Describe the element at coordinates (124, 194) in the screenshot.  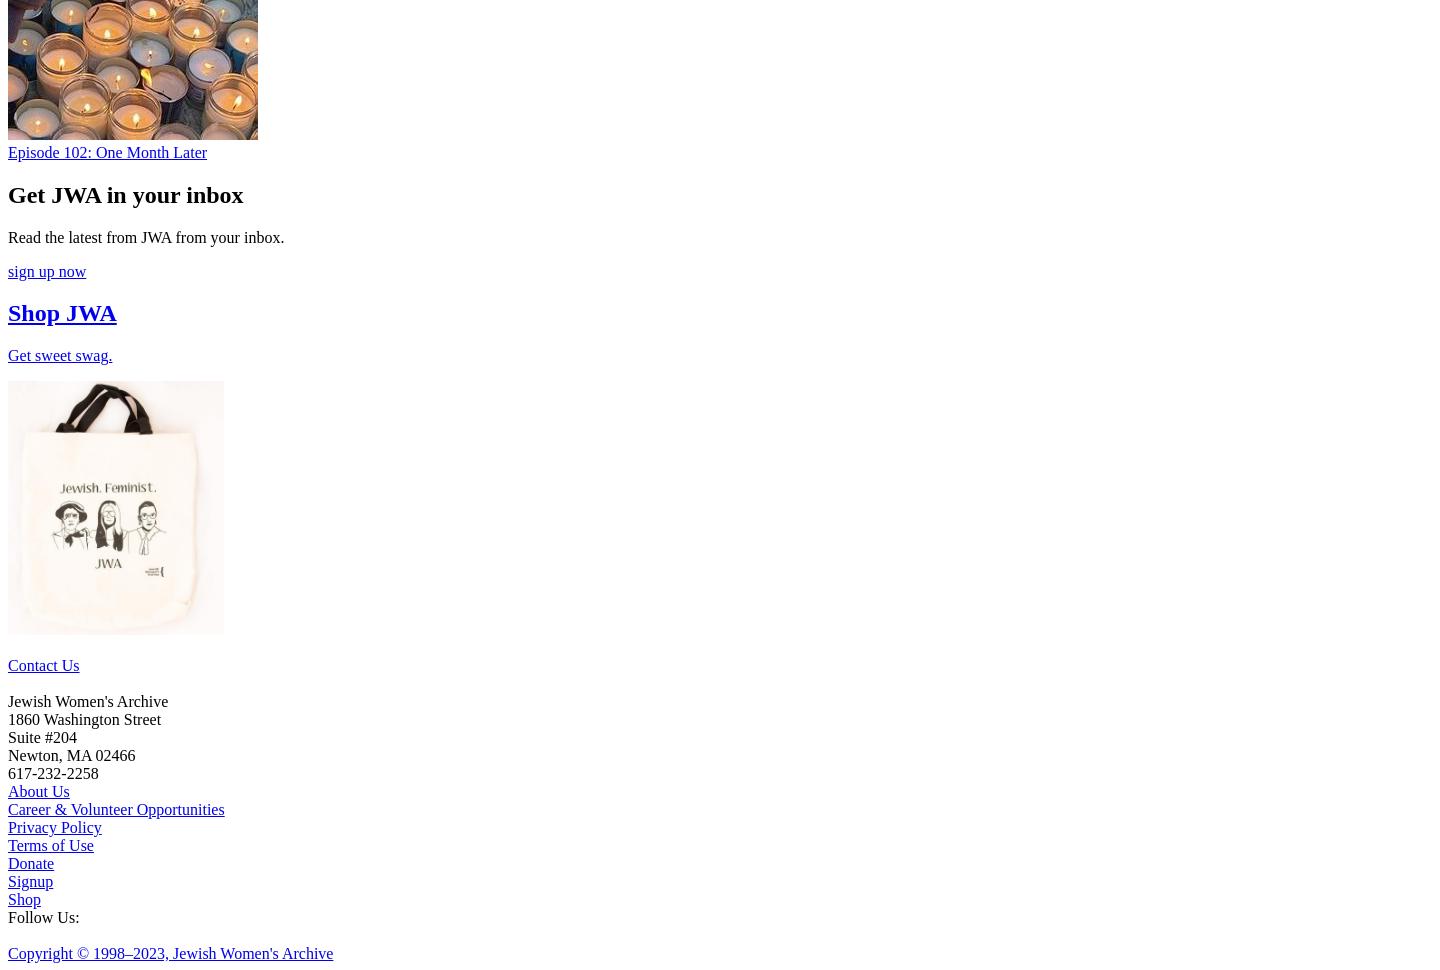
I see `'Get JWA in your inbox'` at that location.